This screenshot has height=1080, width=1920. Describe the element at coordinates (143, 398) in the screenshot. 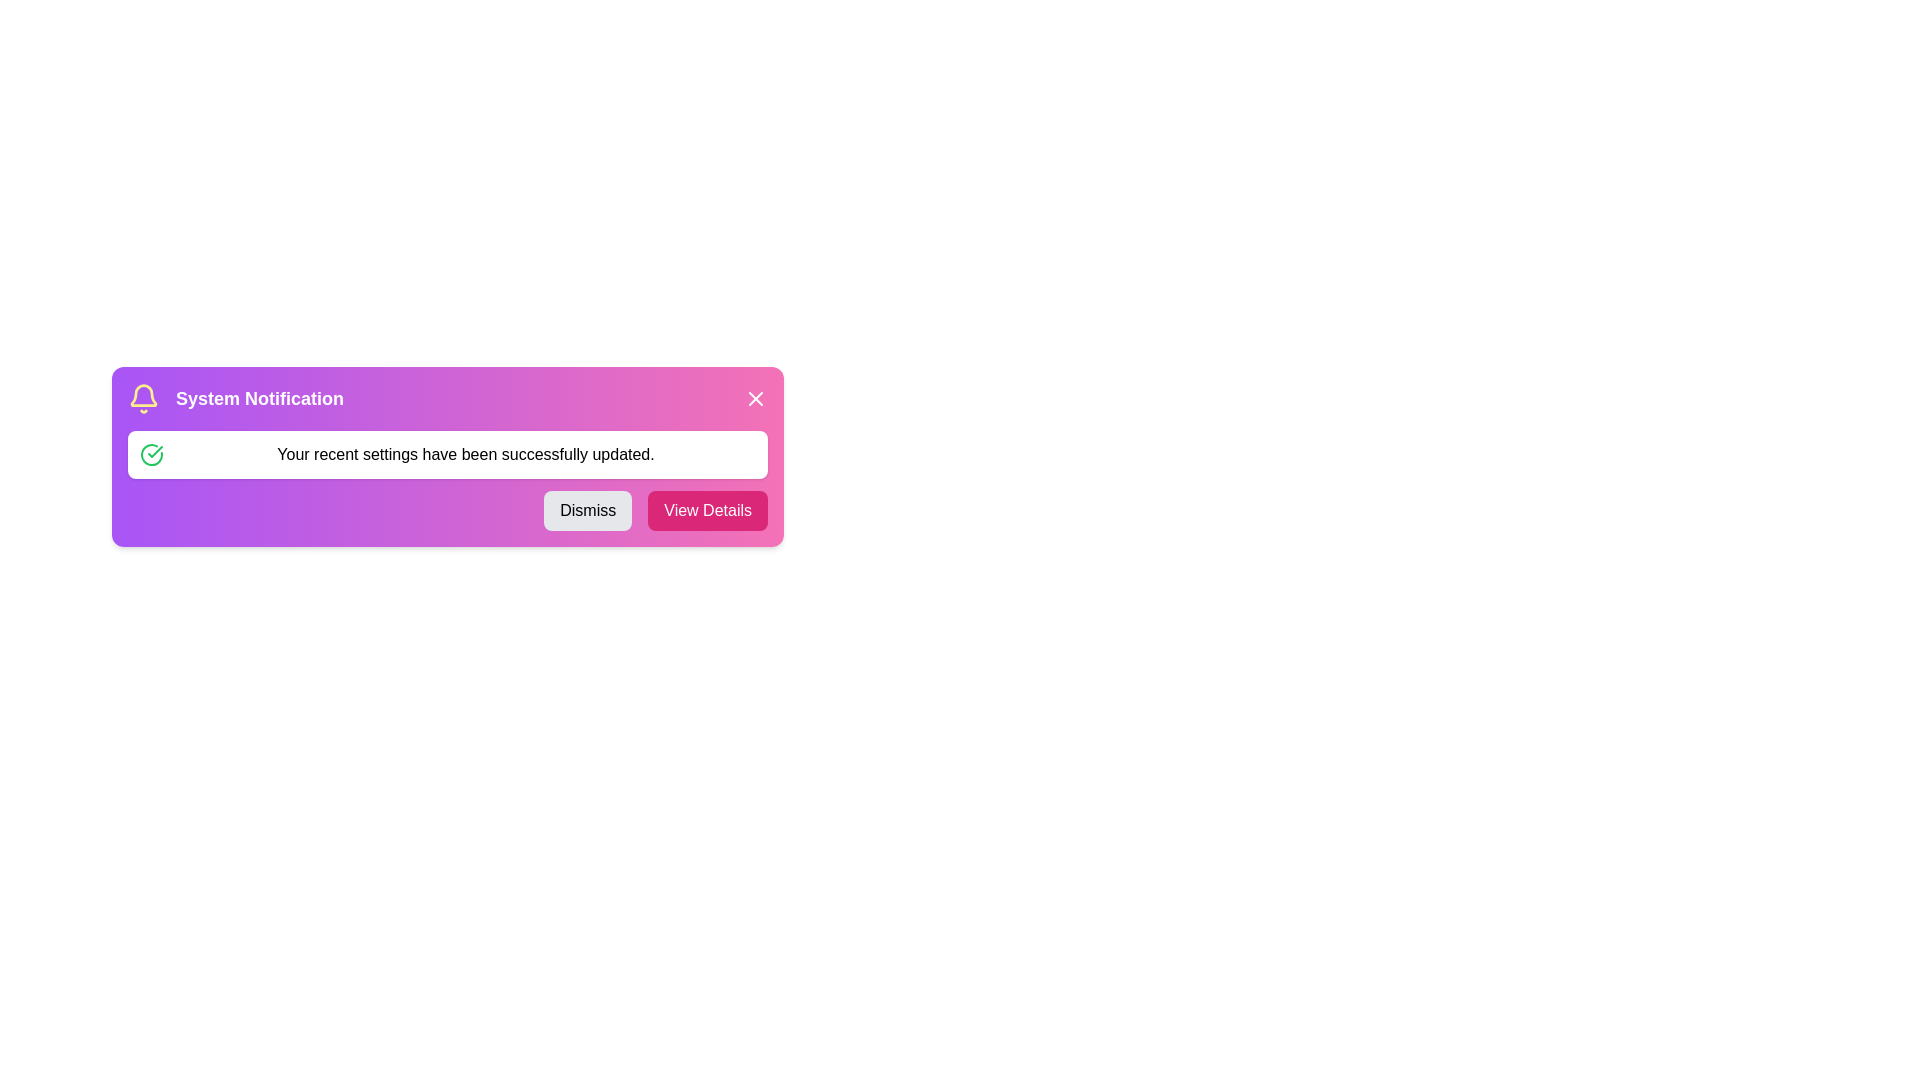

I see `the bell icon in the notification header` at that location.